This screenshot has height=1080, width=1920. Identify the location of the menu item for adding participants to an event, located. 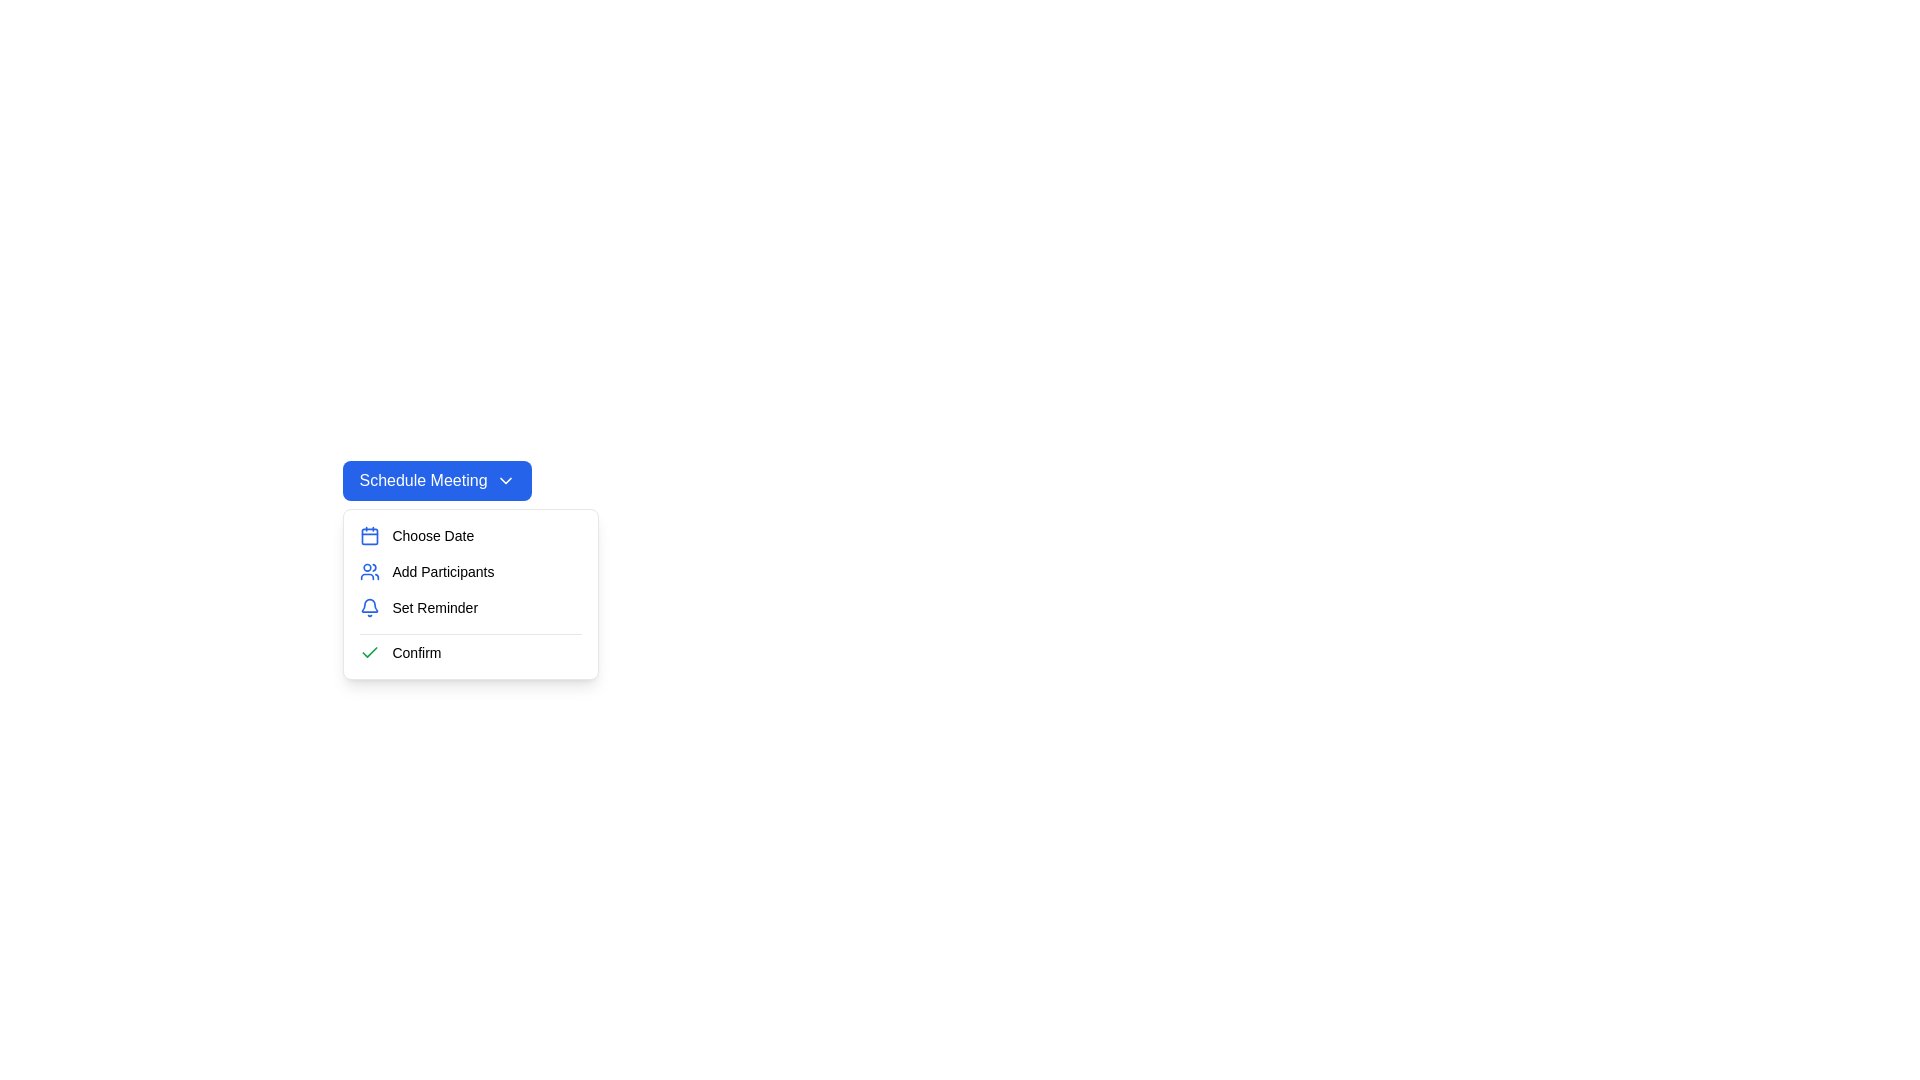
(470, 571).